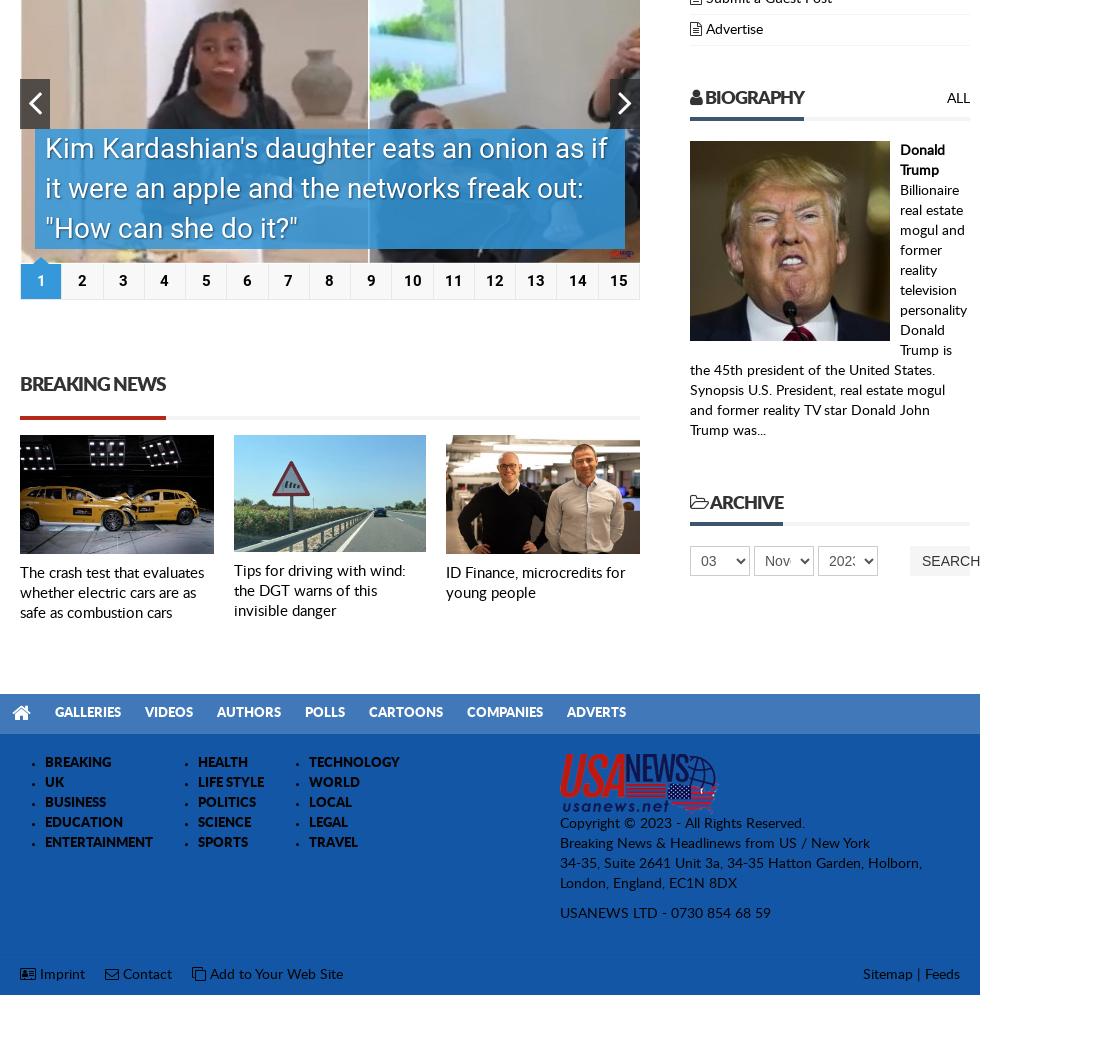 The image size is (1110, 1044). I want to click on 'ID Finance, microcredits for young people', so click(534, 581).